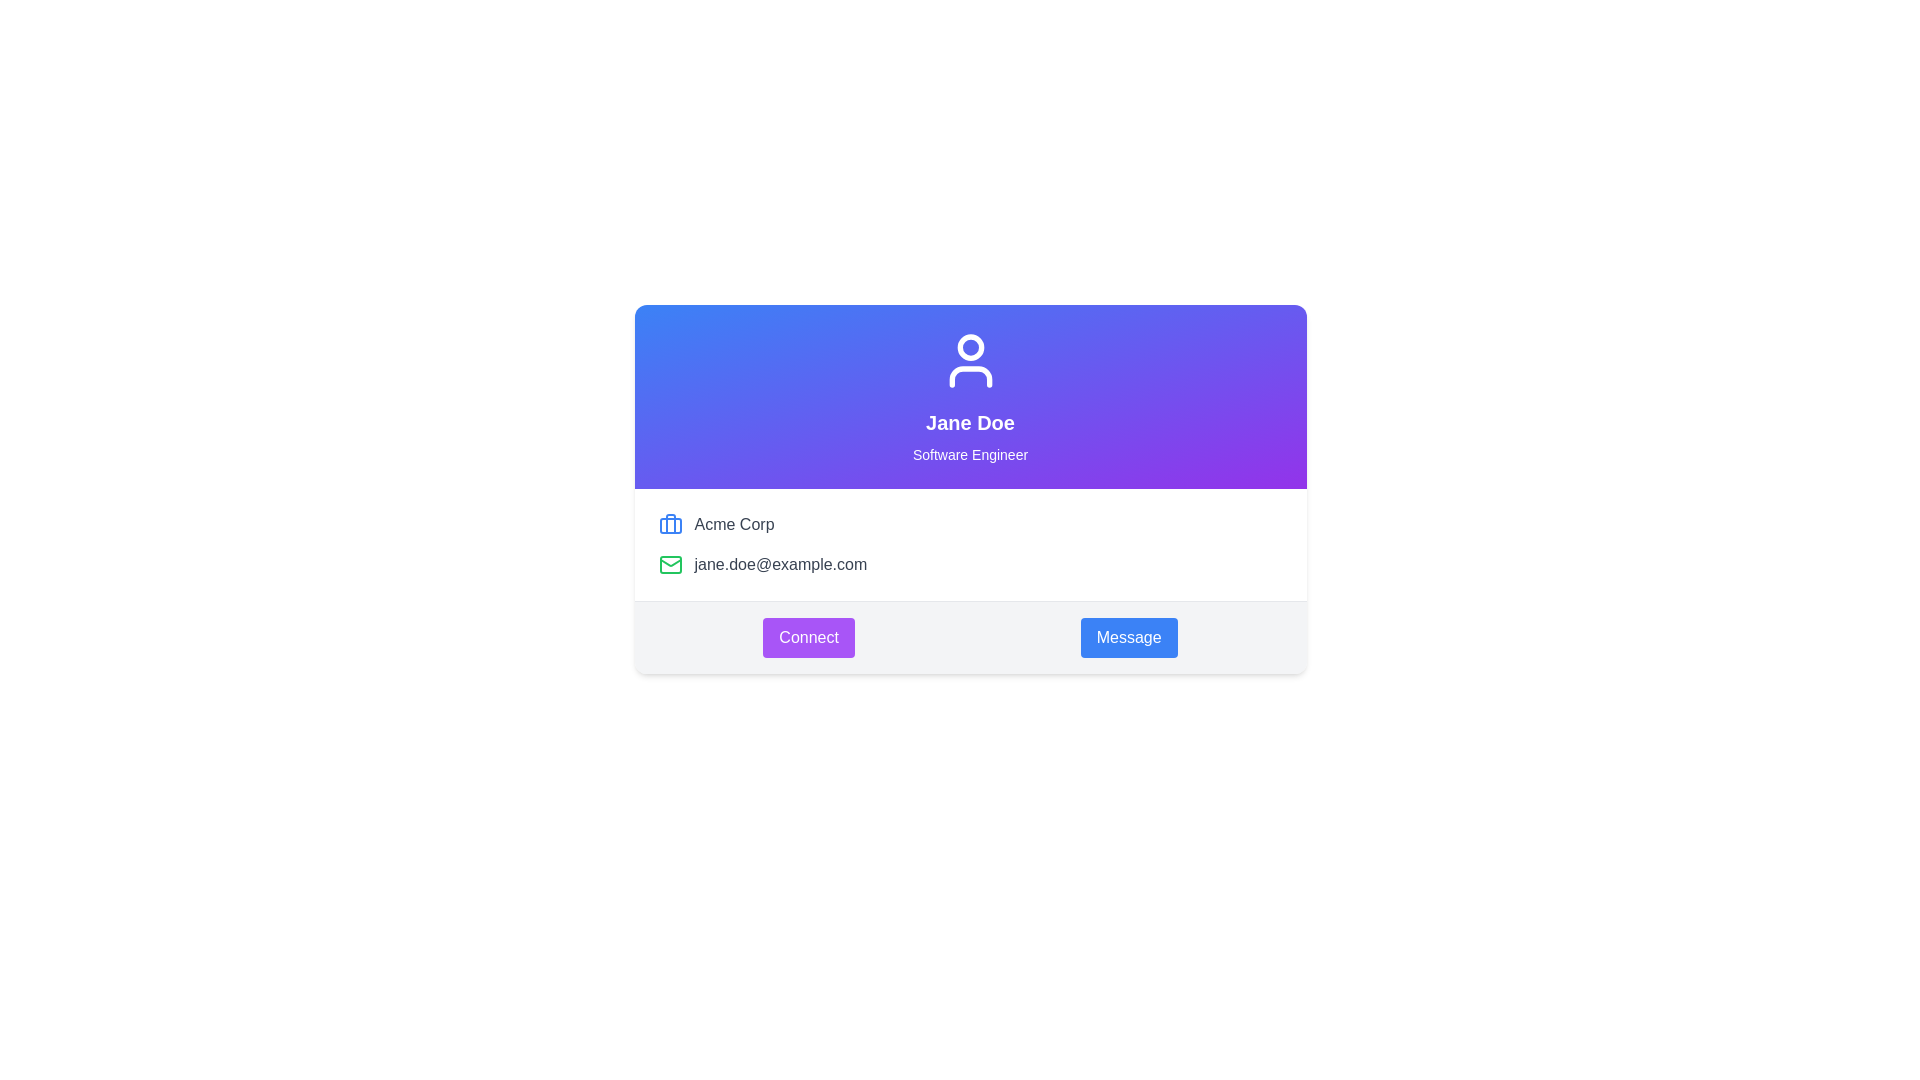  Describe the element at coordinates (733, 523) in the screenshot. I see `the text element displaying the company name 'Acme Corp'` at that location.